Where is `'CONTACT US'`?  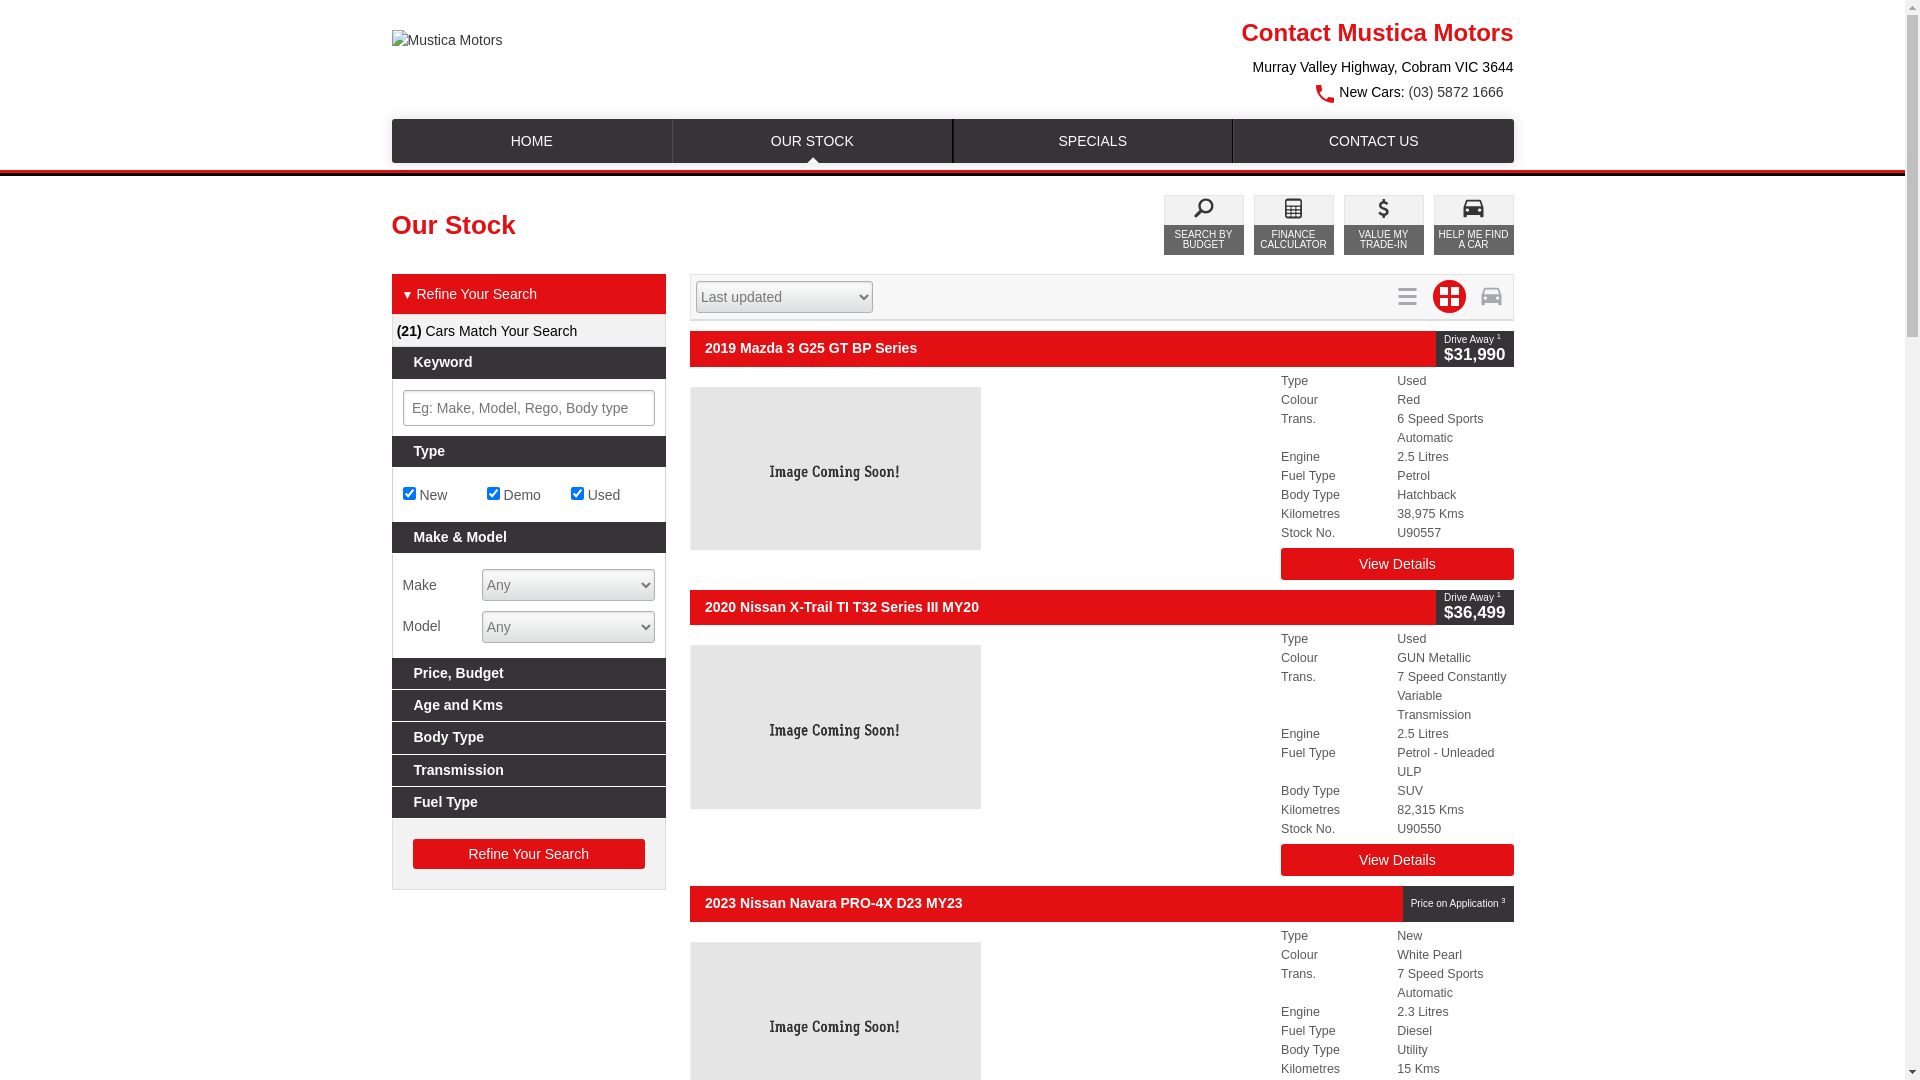 'CONTACT US' is located at coordinates (1372, 140).